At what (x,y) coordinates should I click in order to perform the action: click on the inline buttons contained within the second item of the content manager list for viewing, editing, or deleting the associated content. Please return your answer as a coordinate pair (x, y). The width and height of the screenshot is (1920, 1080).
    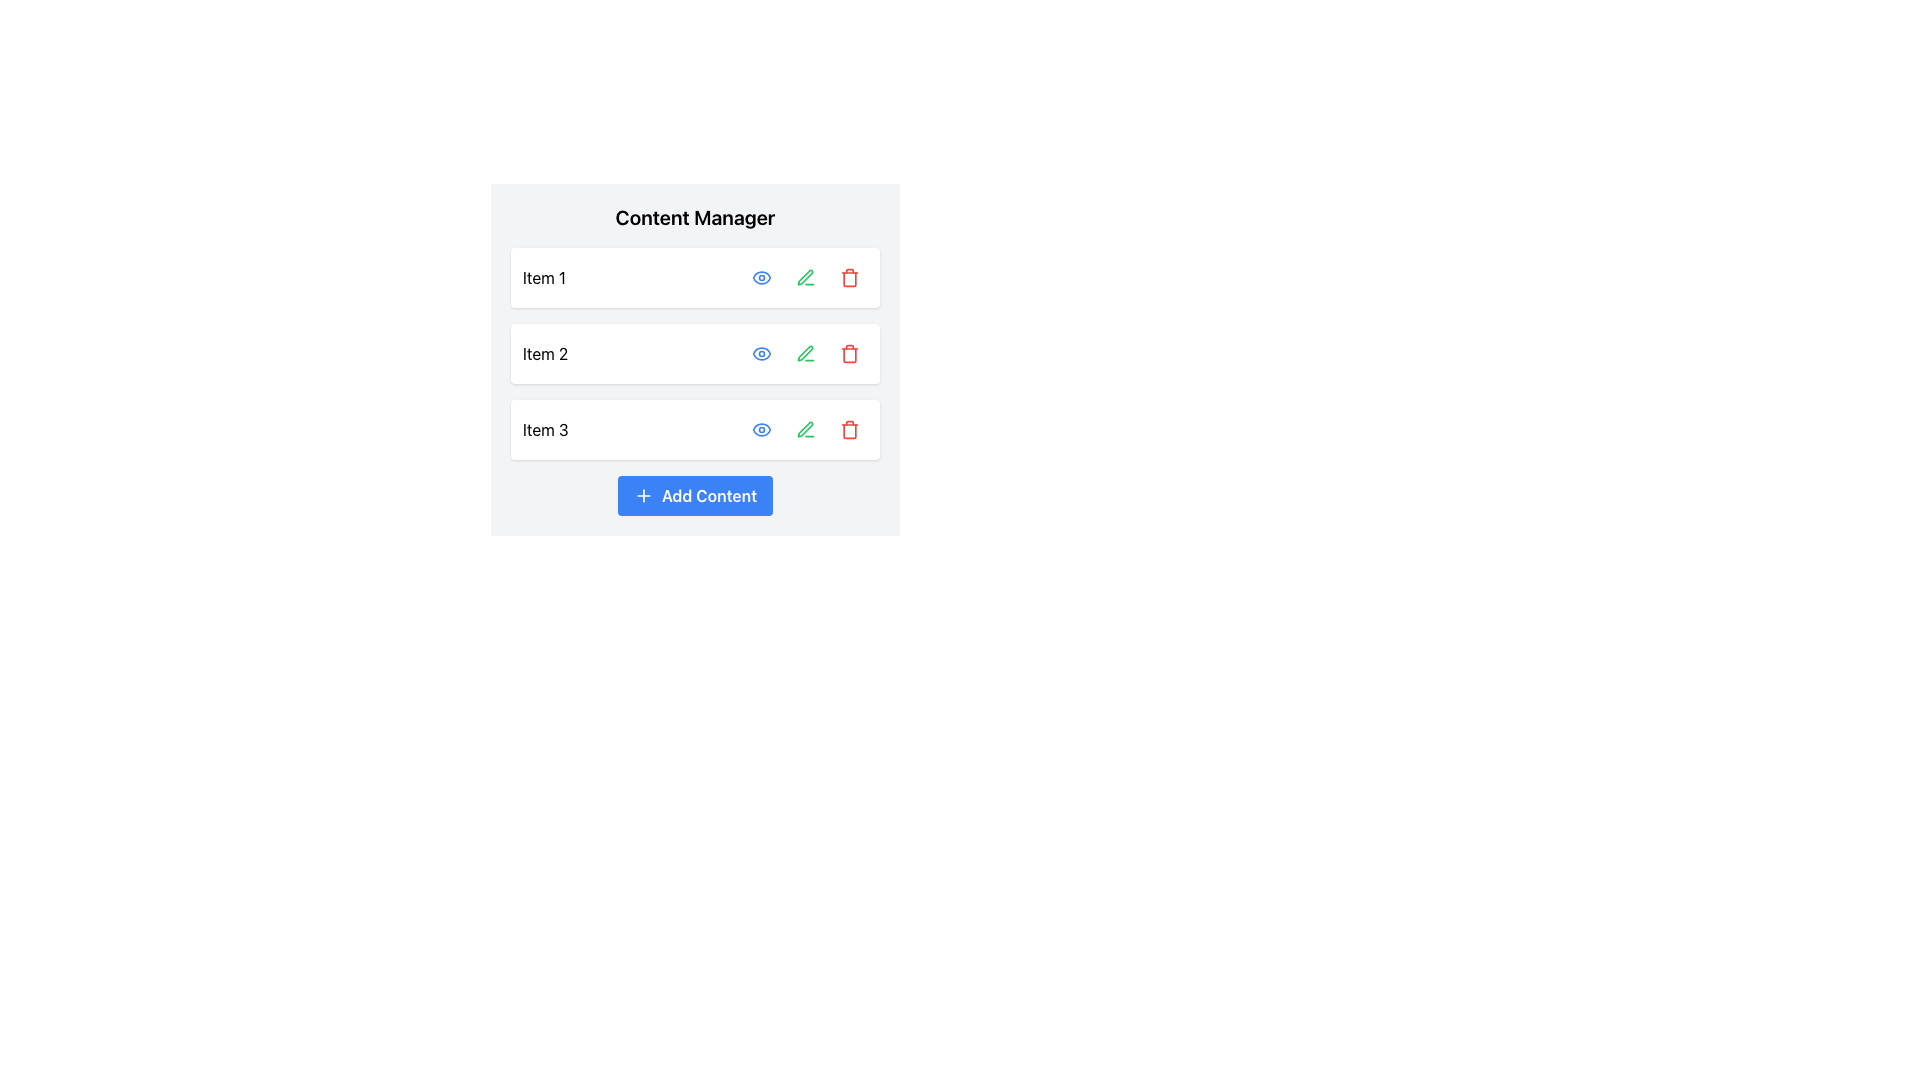
    Looking at the image, I should click on (695, 353).